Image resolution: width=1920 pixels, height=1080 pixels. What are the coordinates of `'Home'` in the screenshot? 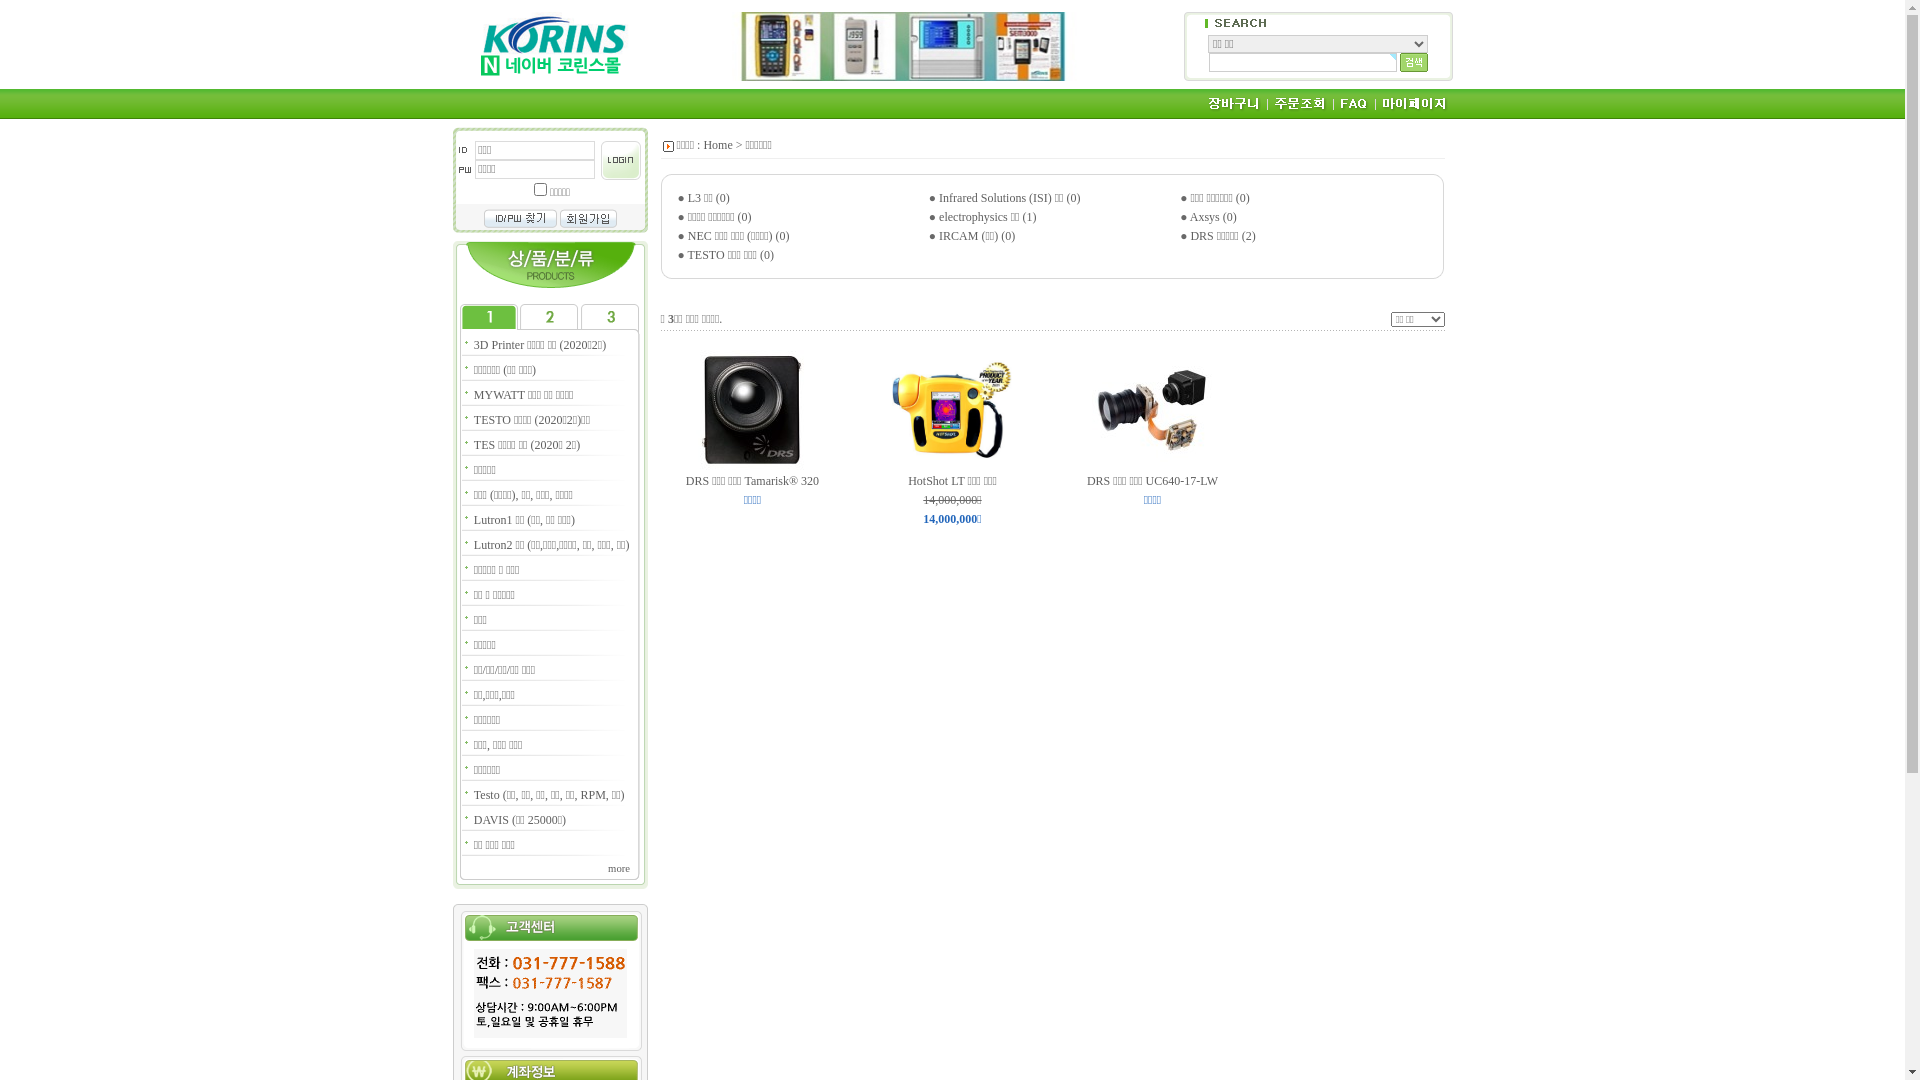 It's located at (717, 144).